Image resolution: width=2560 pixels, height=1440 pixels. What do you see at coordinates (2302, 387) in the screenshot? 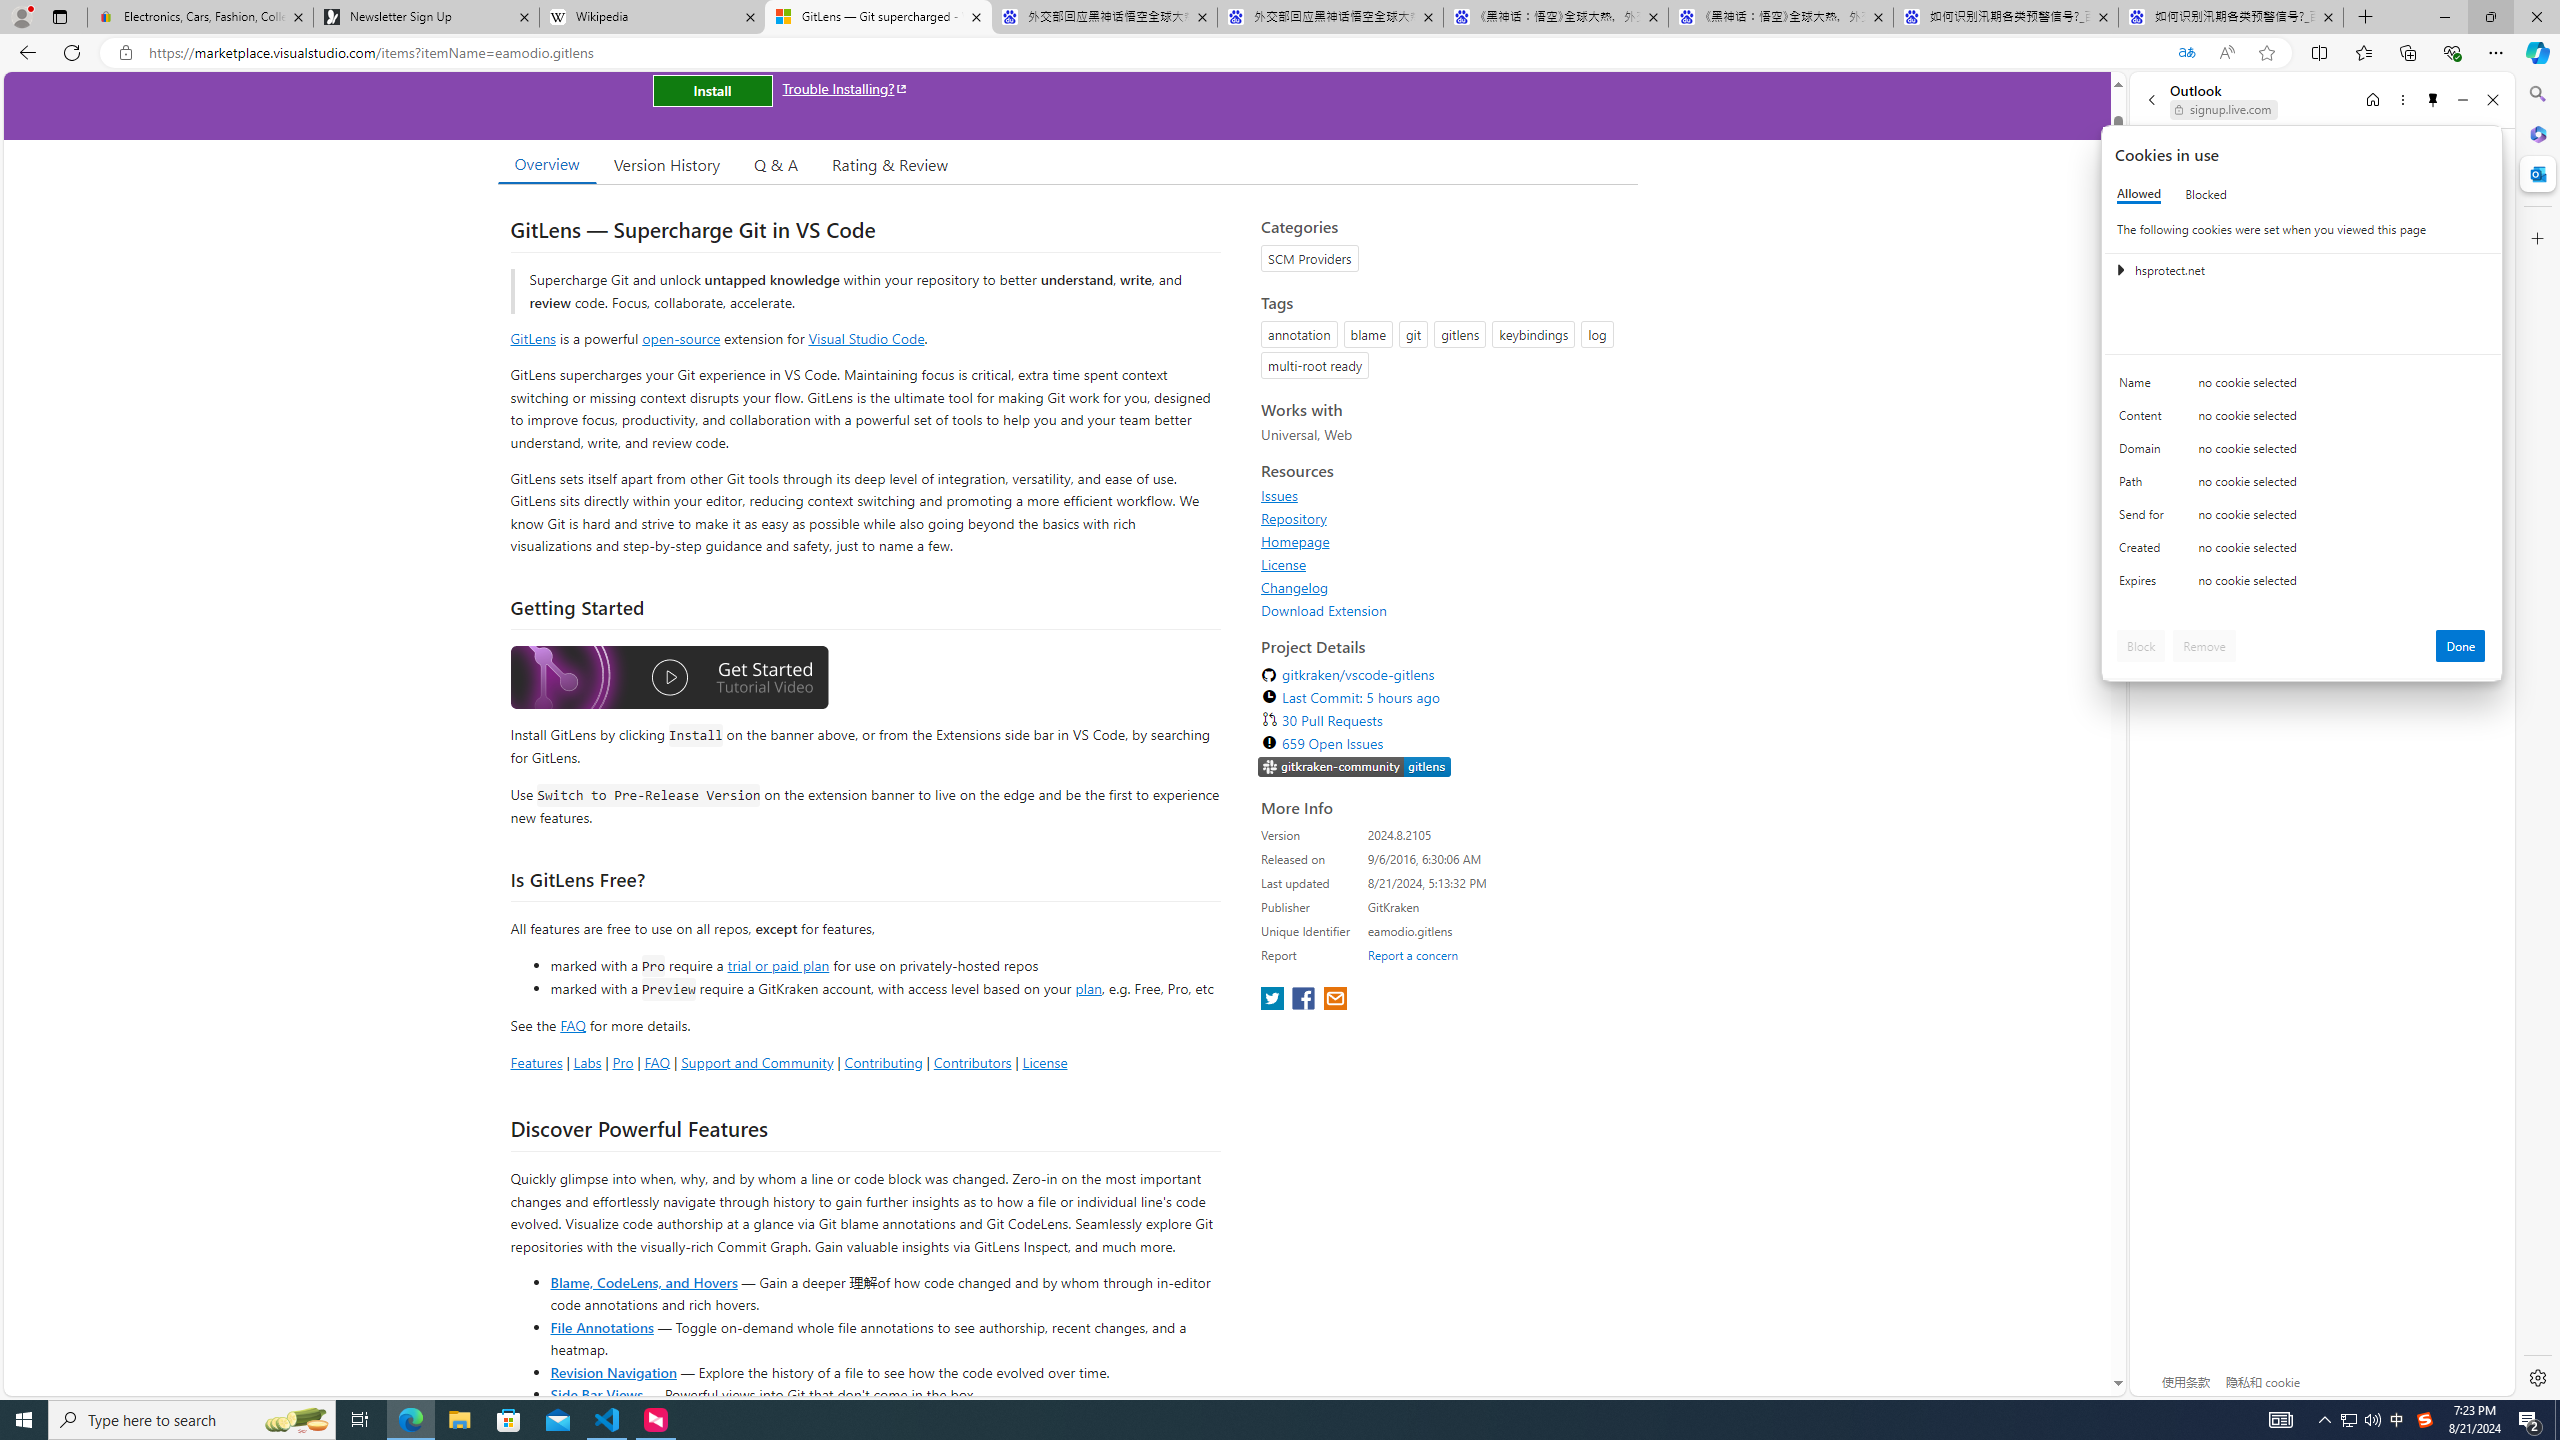
I see `'Class: c0153 c0157 c0154'` at bounding box center [2302, 387].